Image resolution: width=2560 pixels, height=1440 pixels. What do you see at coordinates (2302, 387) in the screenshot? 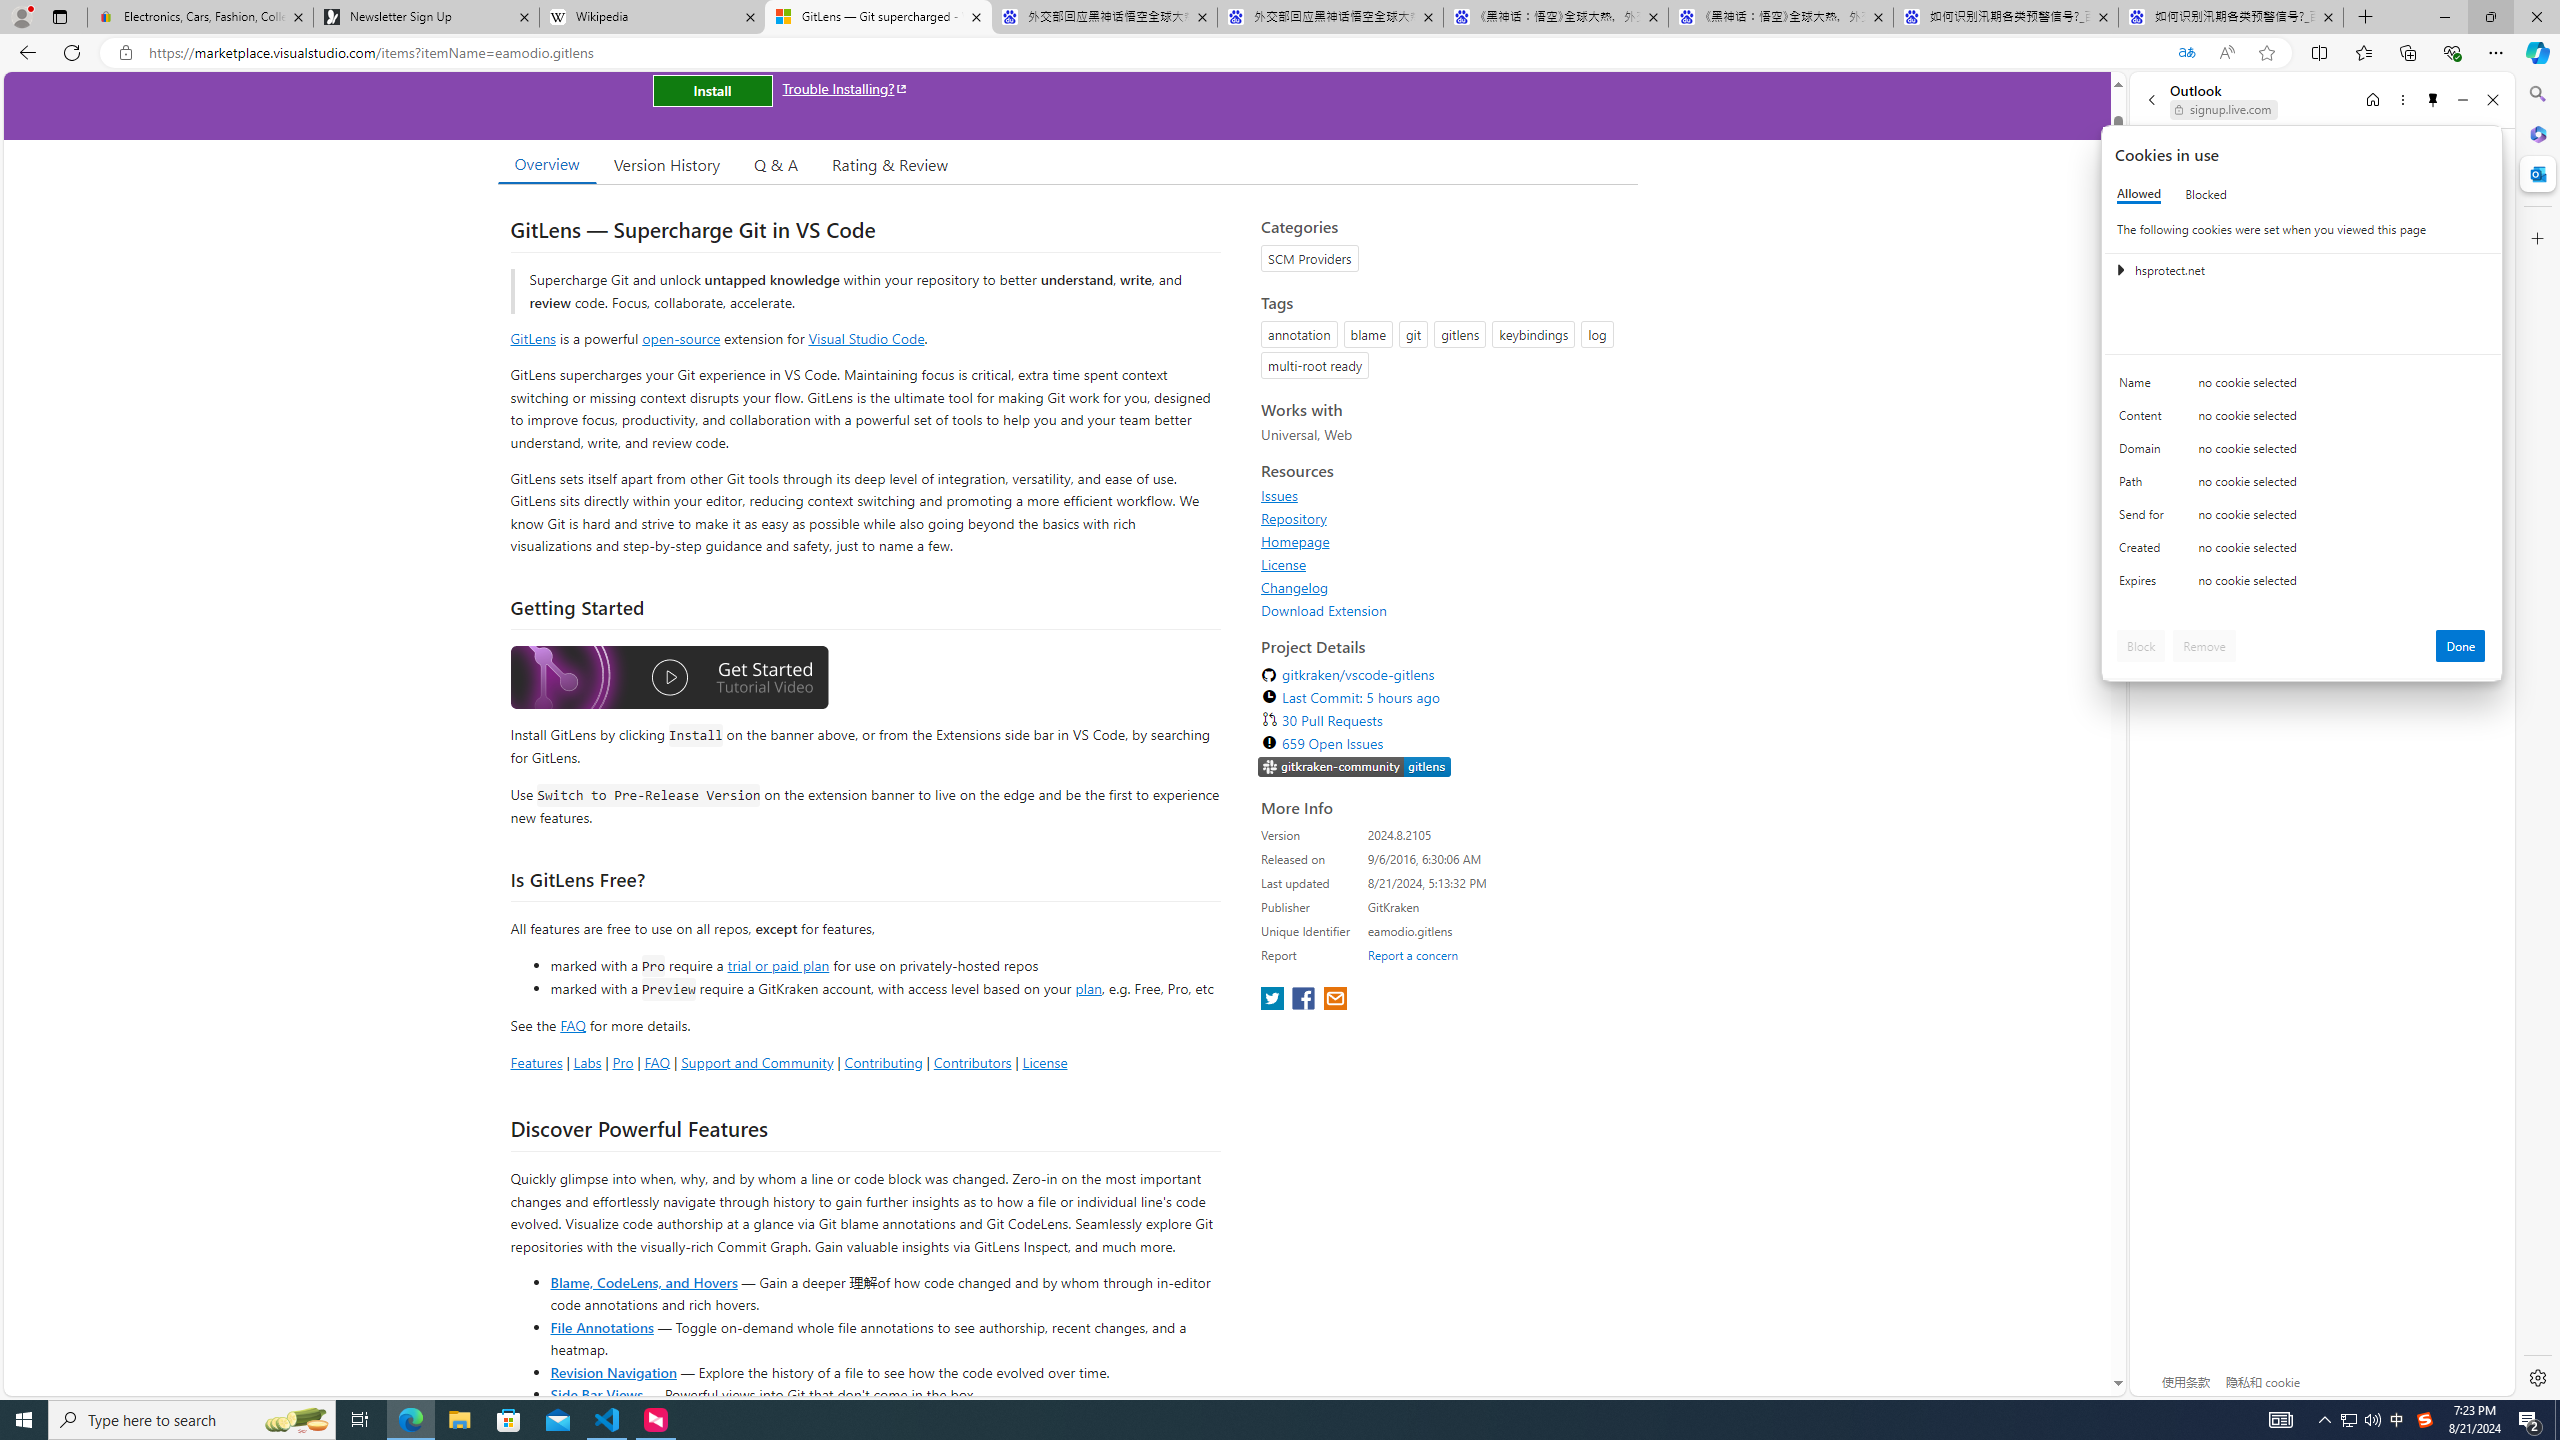
I see `'Class: c0153 c0157 c0154'` at bounding box center [2302, 387].